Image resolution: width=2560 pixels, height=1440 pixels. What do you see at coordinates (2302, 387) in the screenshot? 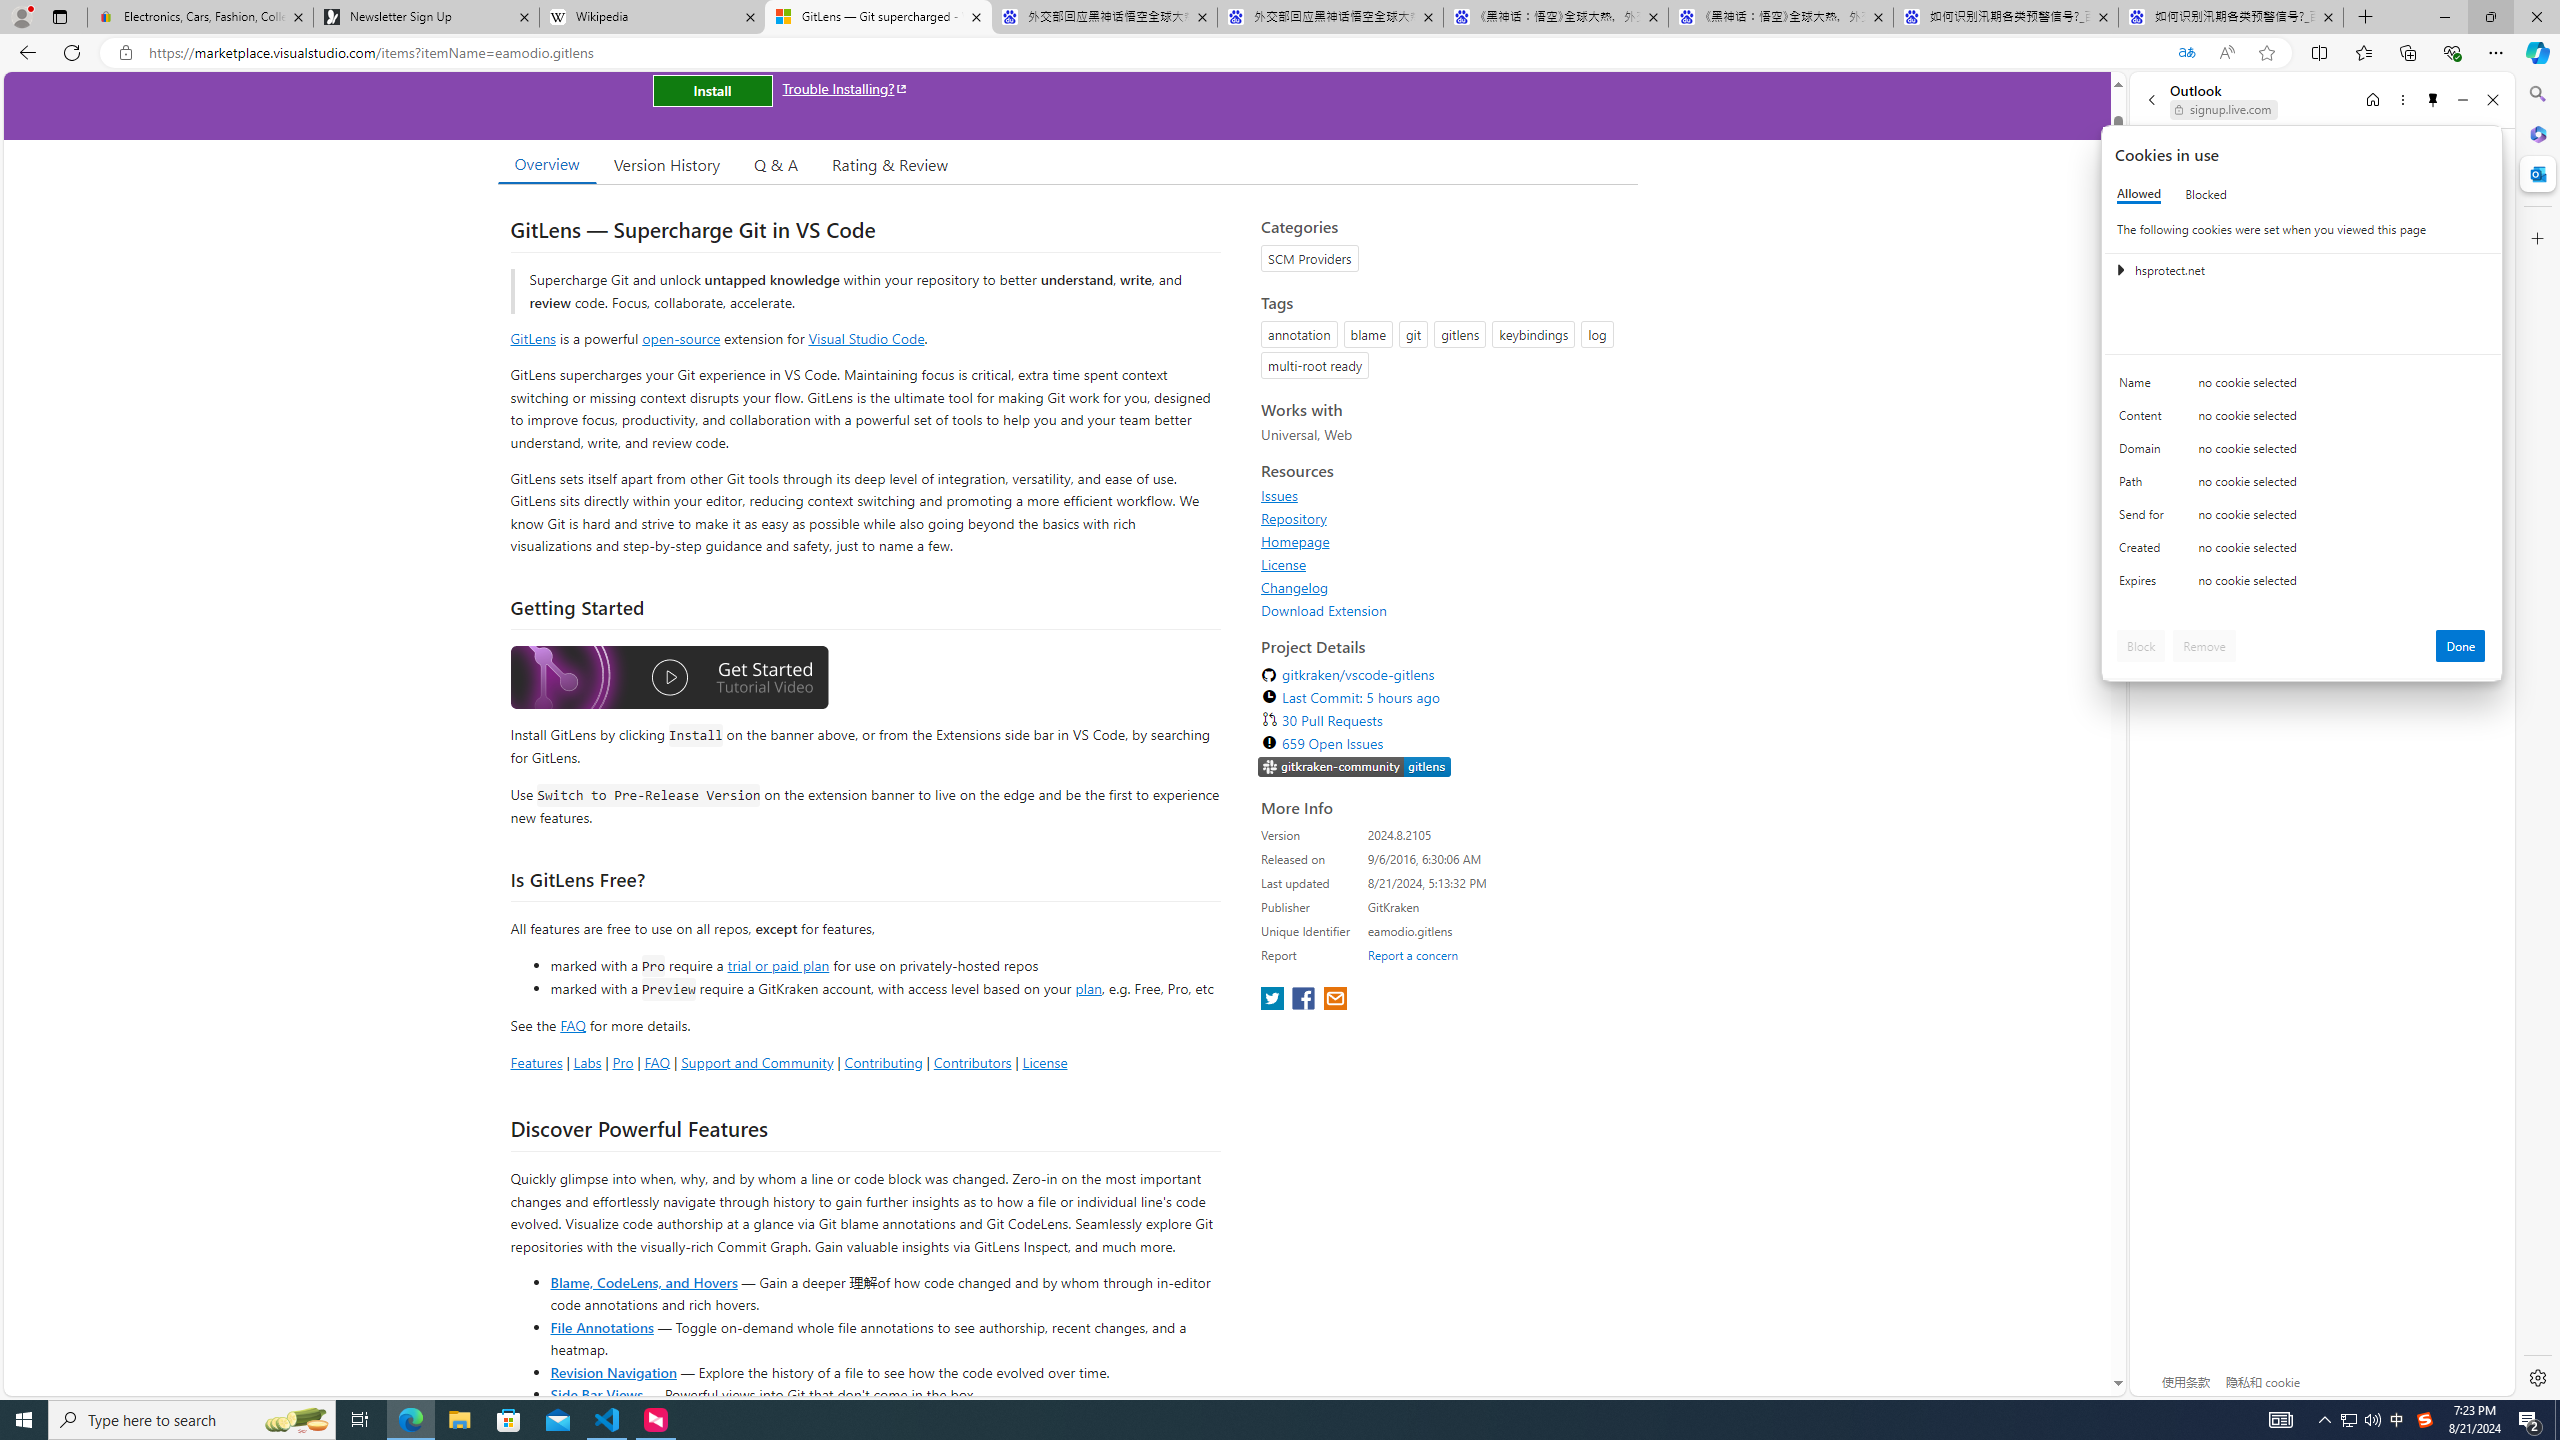
I see `'Class: c0153 c0157 c0154'` at bounding box center [2302, 387].